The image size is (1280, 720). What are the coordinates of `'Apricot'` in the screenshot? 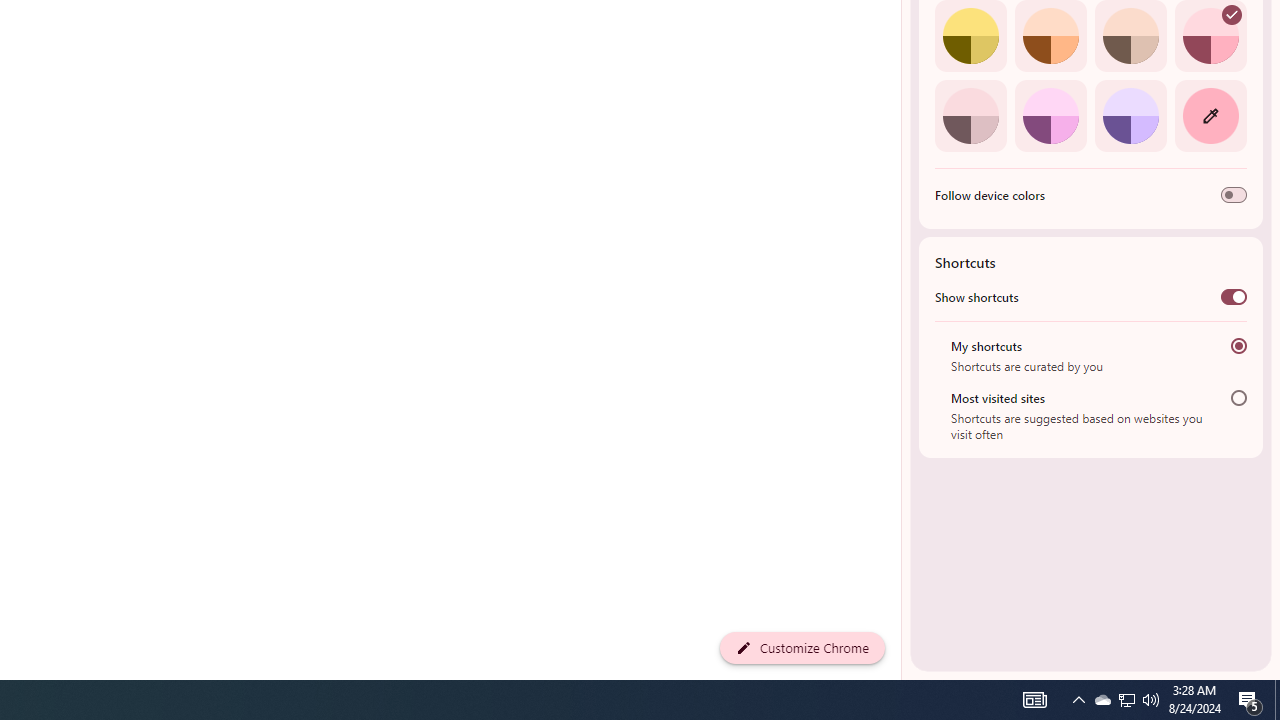 It's located at (1130, 36).